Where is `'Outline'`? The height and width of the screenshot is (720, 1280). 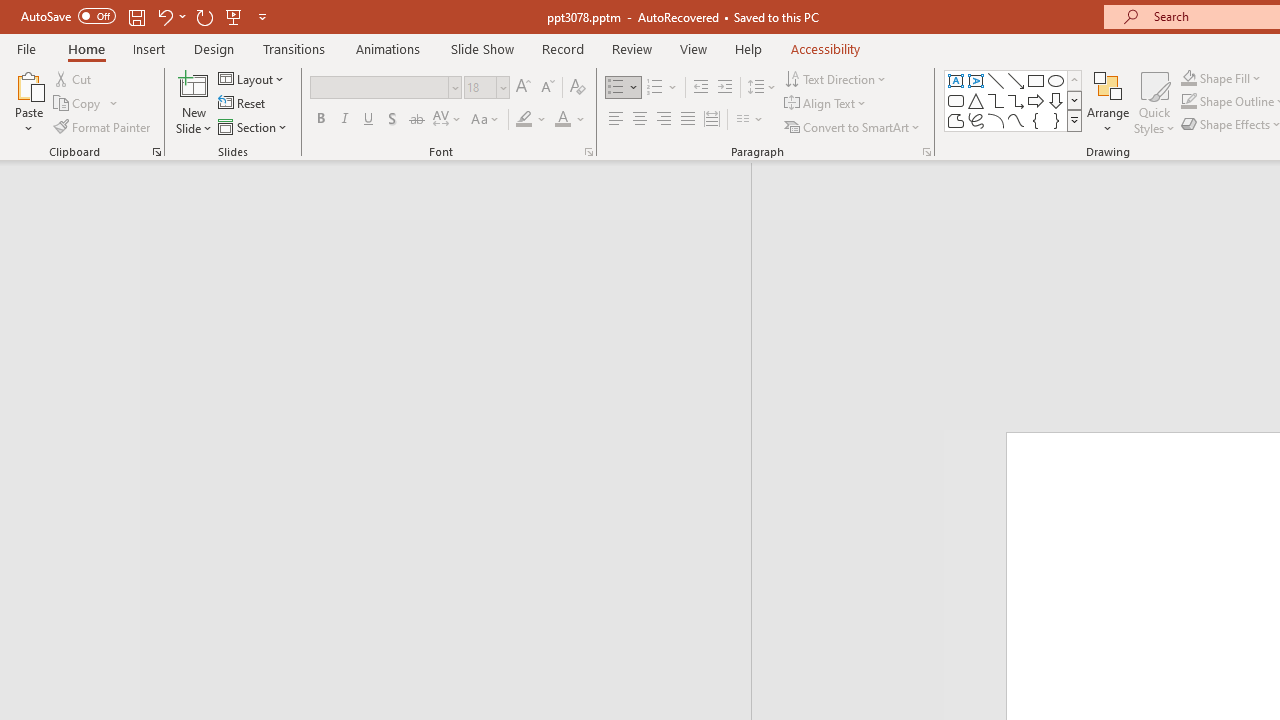 'Outline' is located at coordinates (384, 216).